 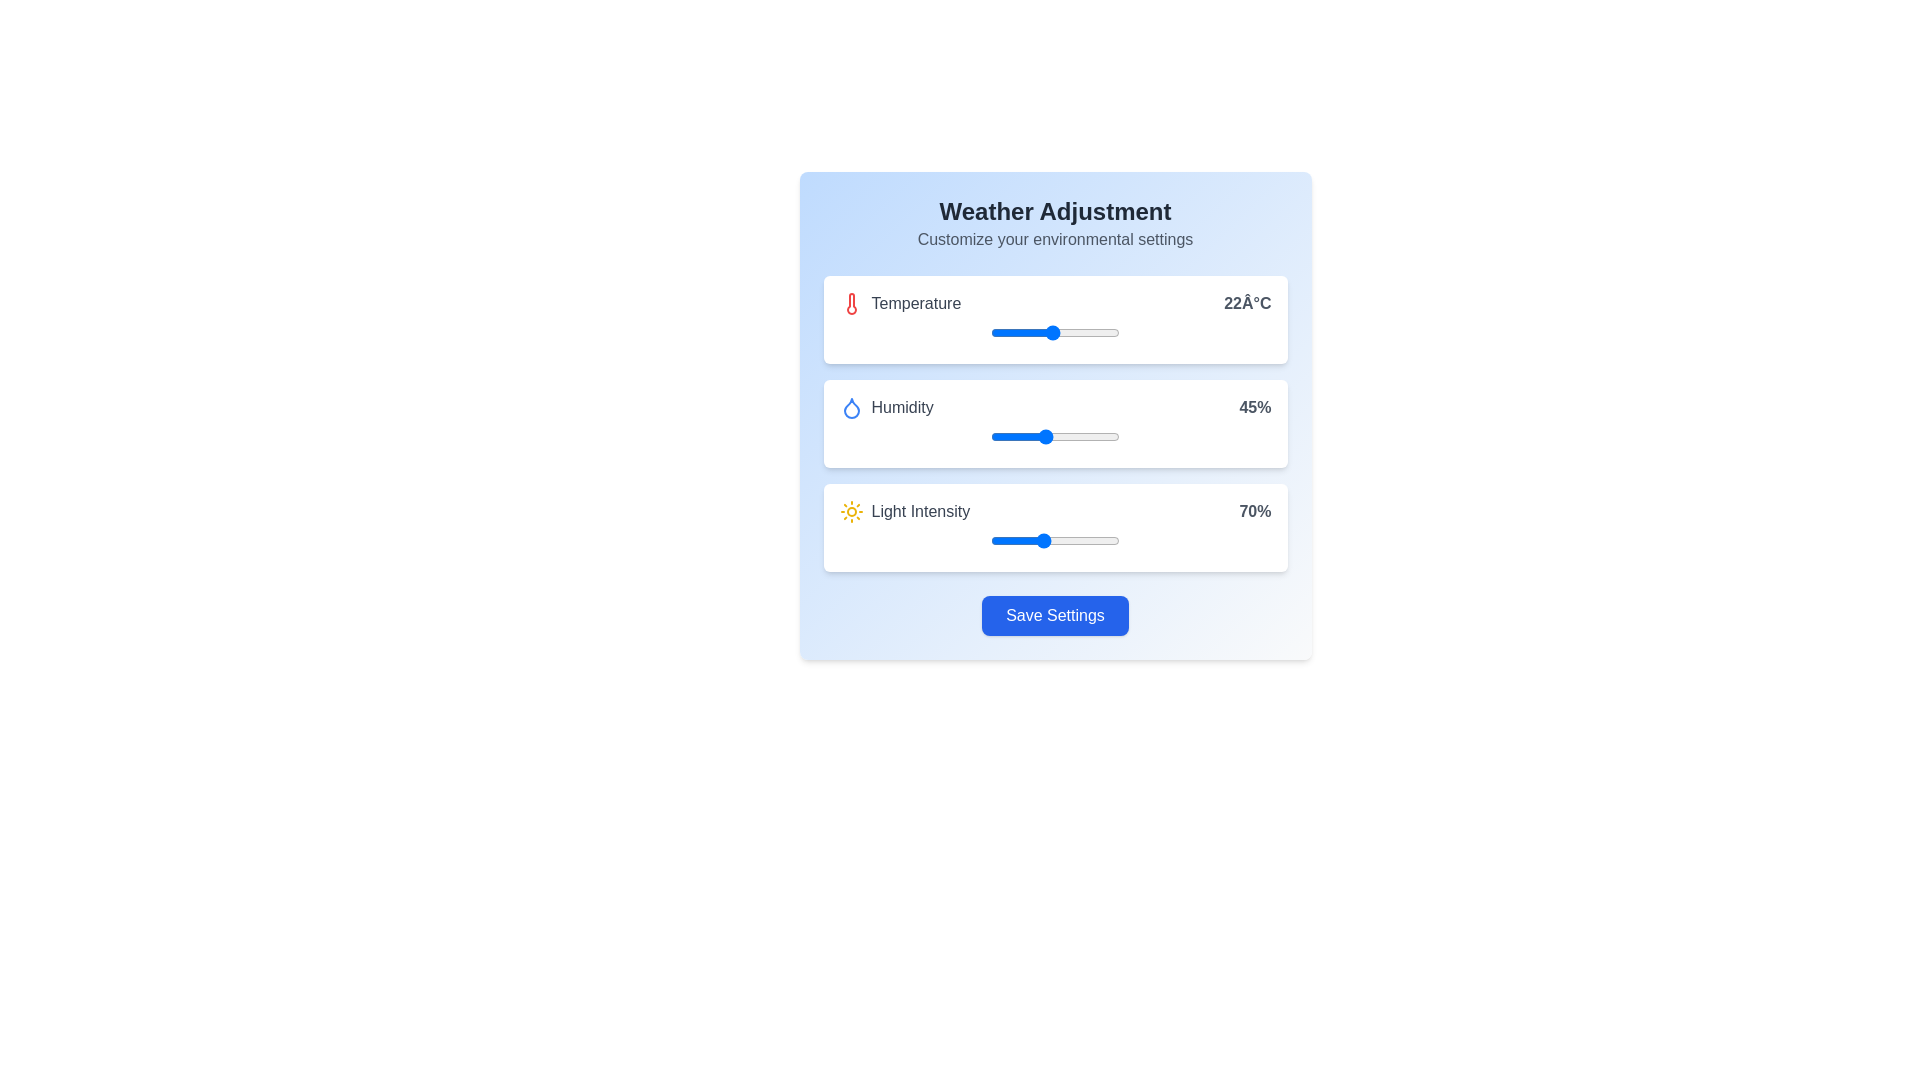 I want to click on the 'Light Intensity' label with accompanying icon, which is located above the slider bar and to the left of the percentage value '70%', so click(x=903, y=511).